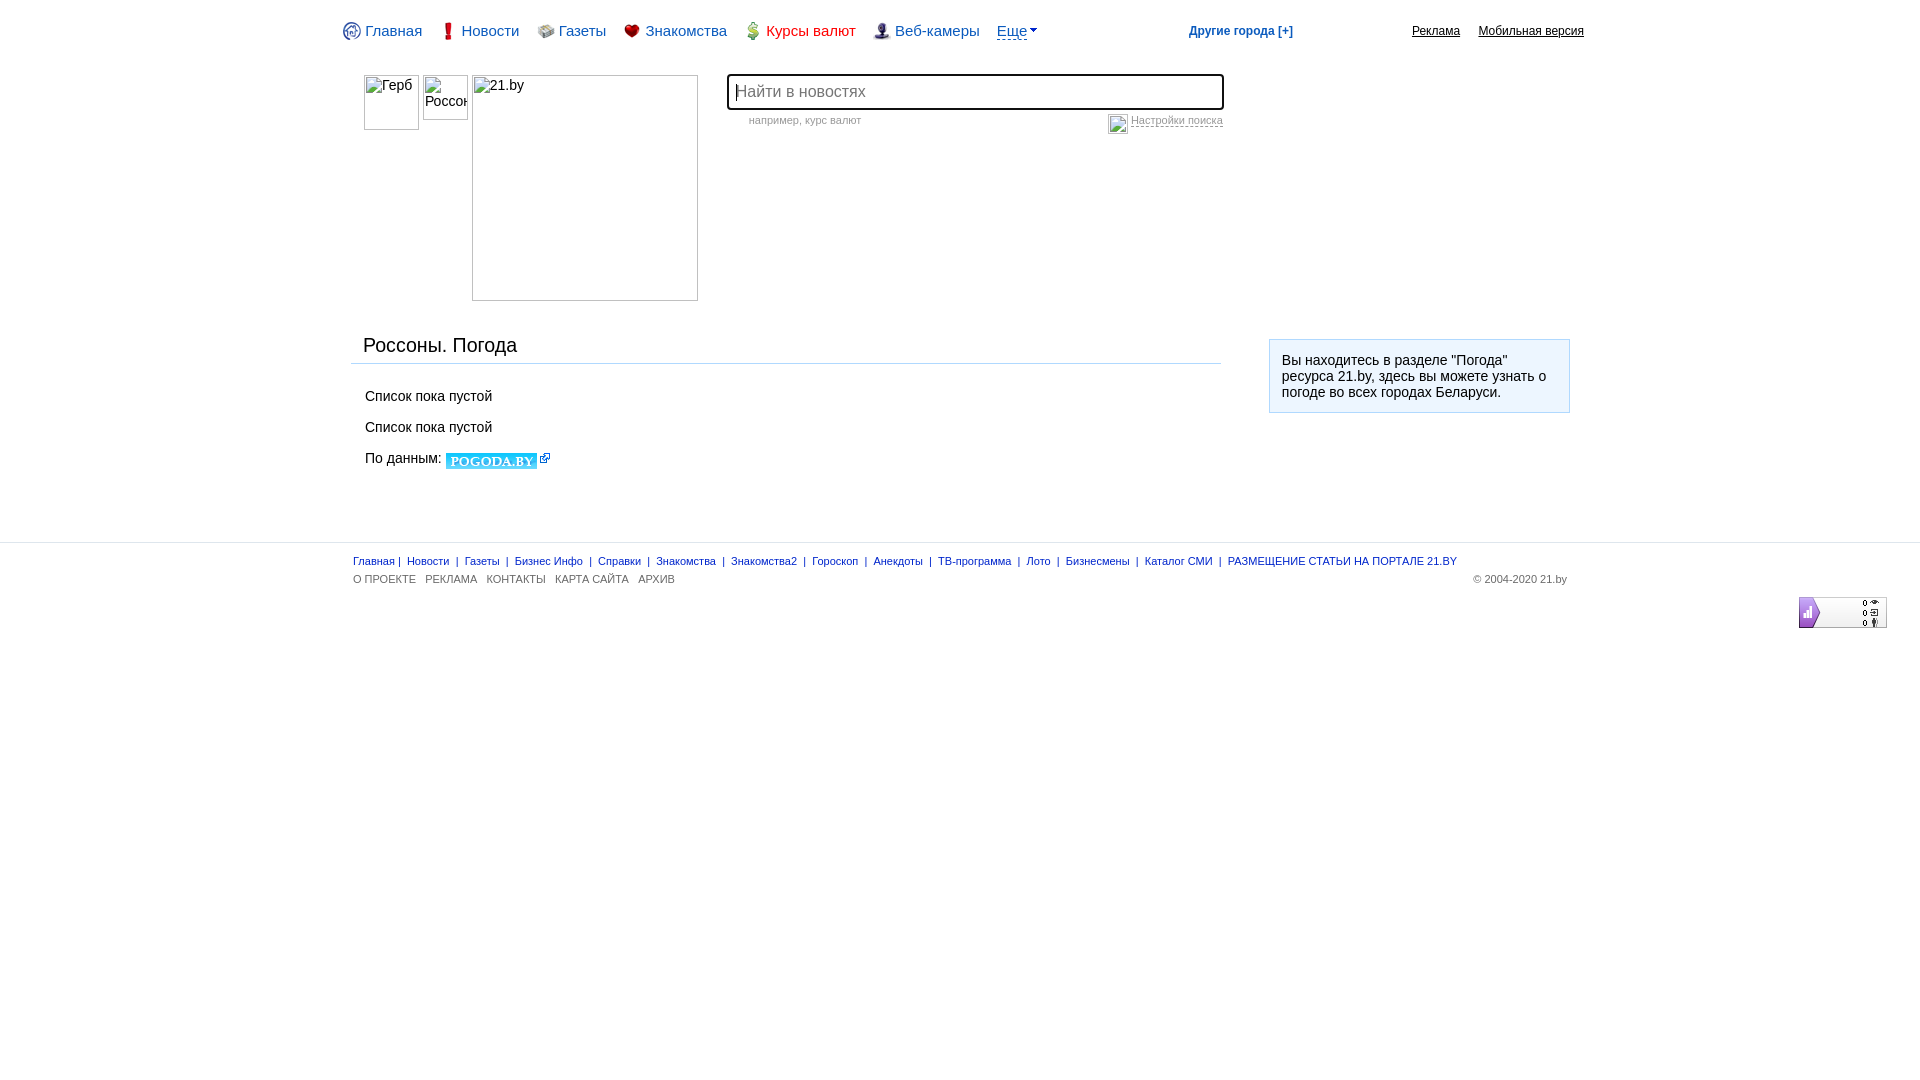 The width and height of the screenshot is (1920, 1080). I want to click on 'LiveInternet', so click(1794, 596).